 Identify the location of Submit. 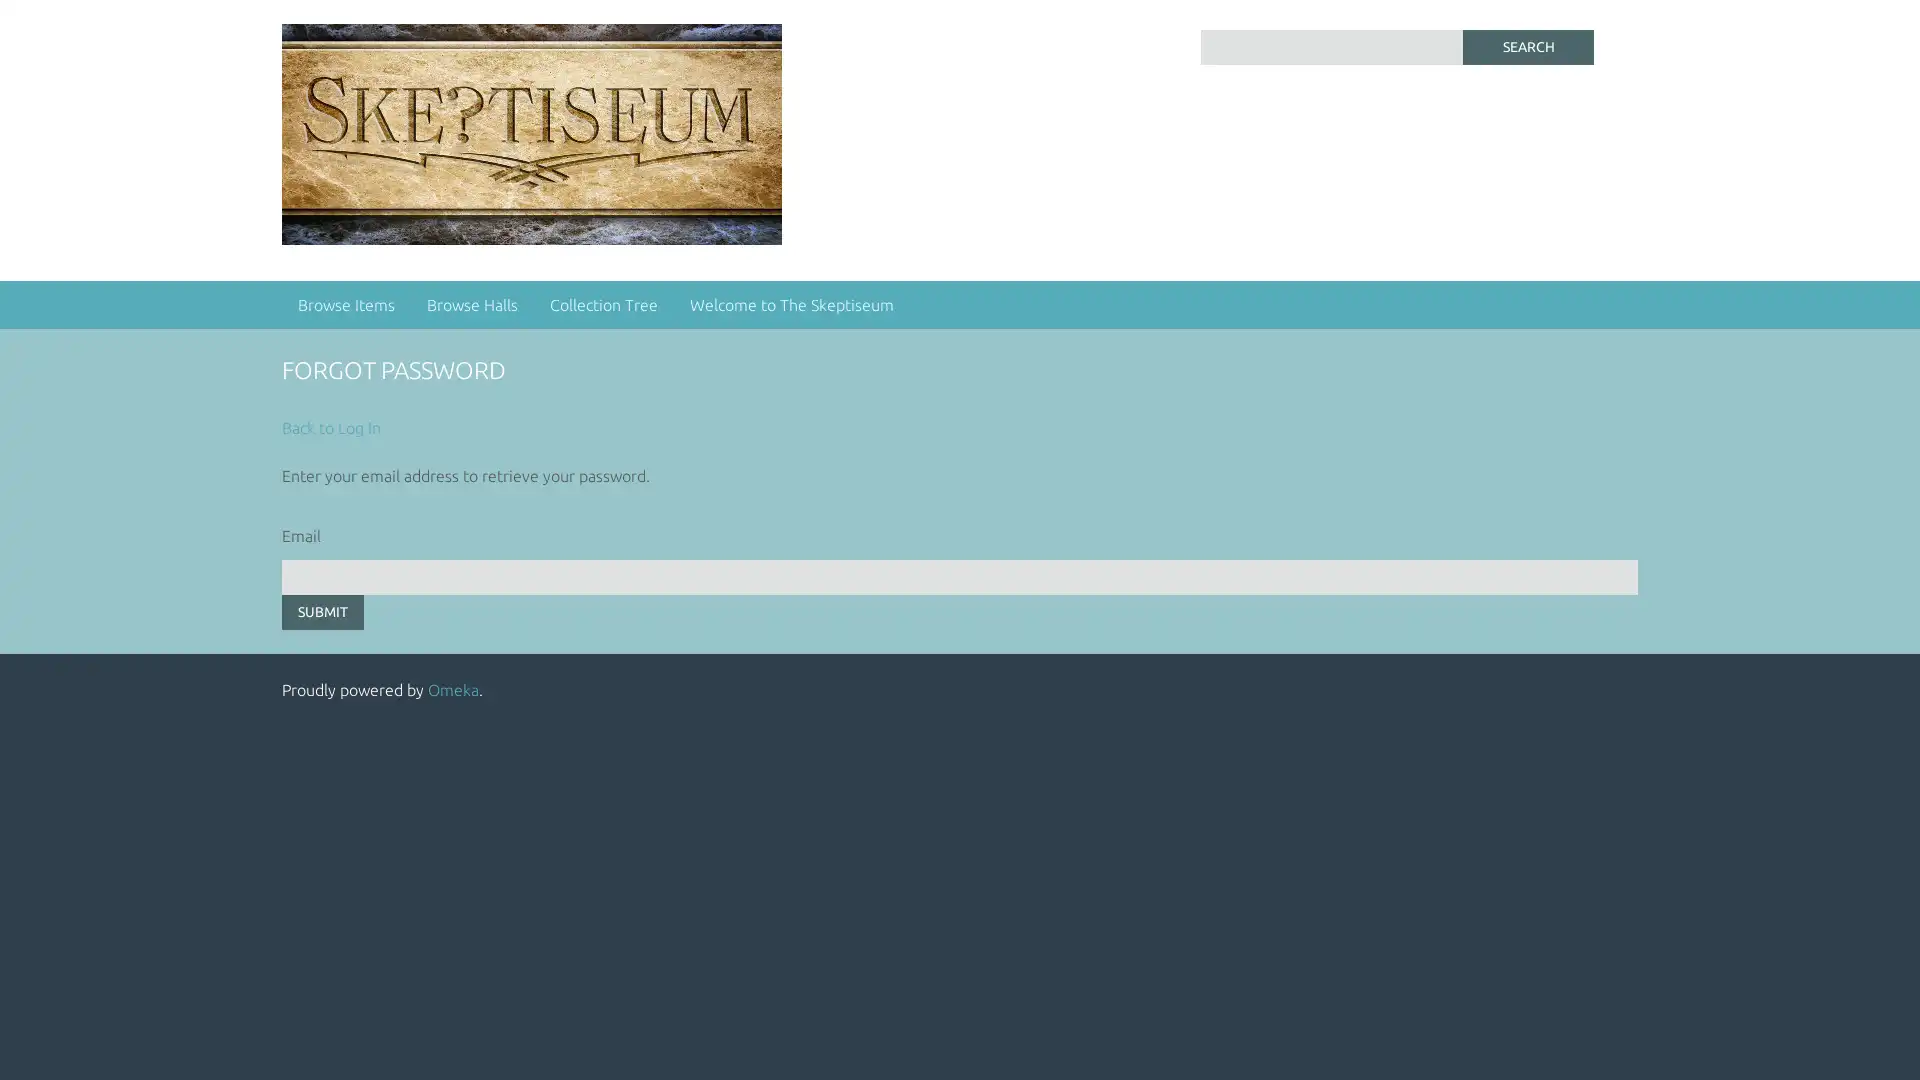
(322, 611).